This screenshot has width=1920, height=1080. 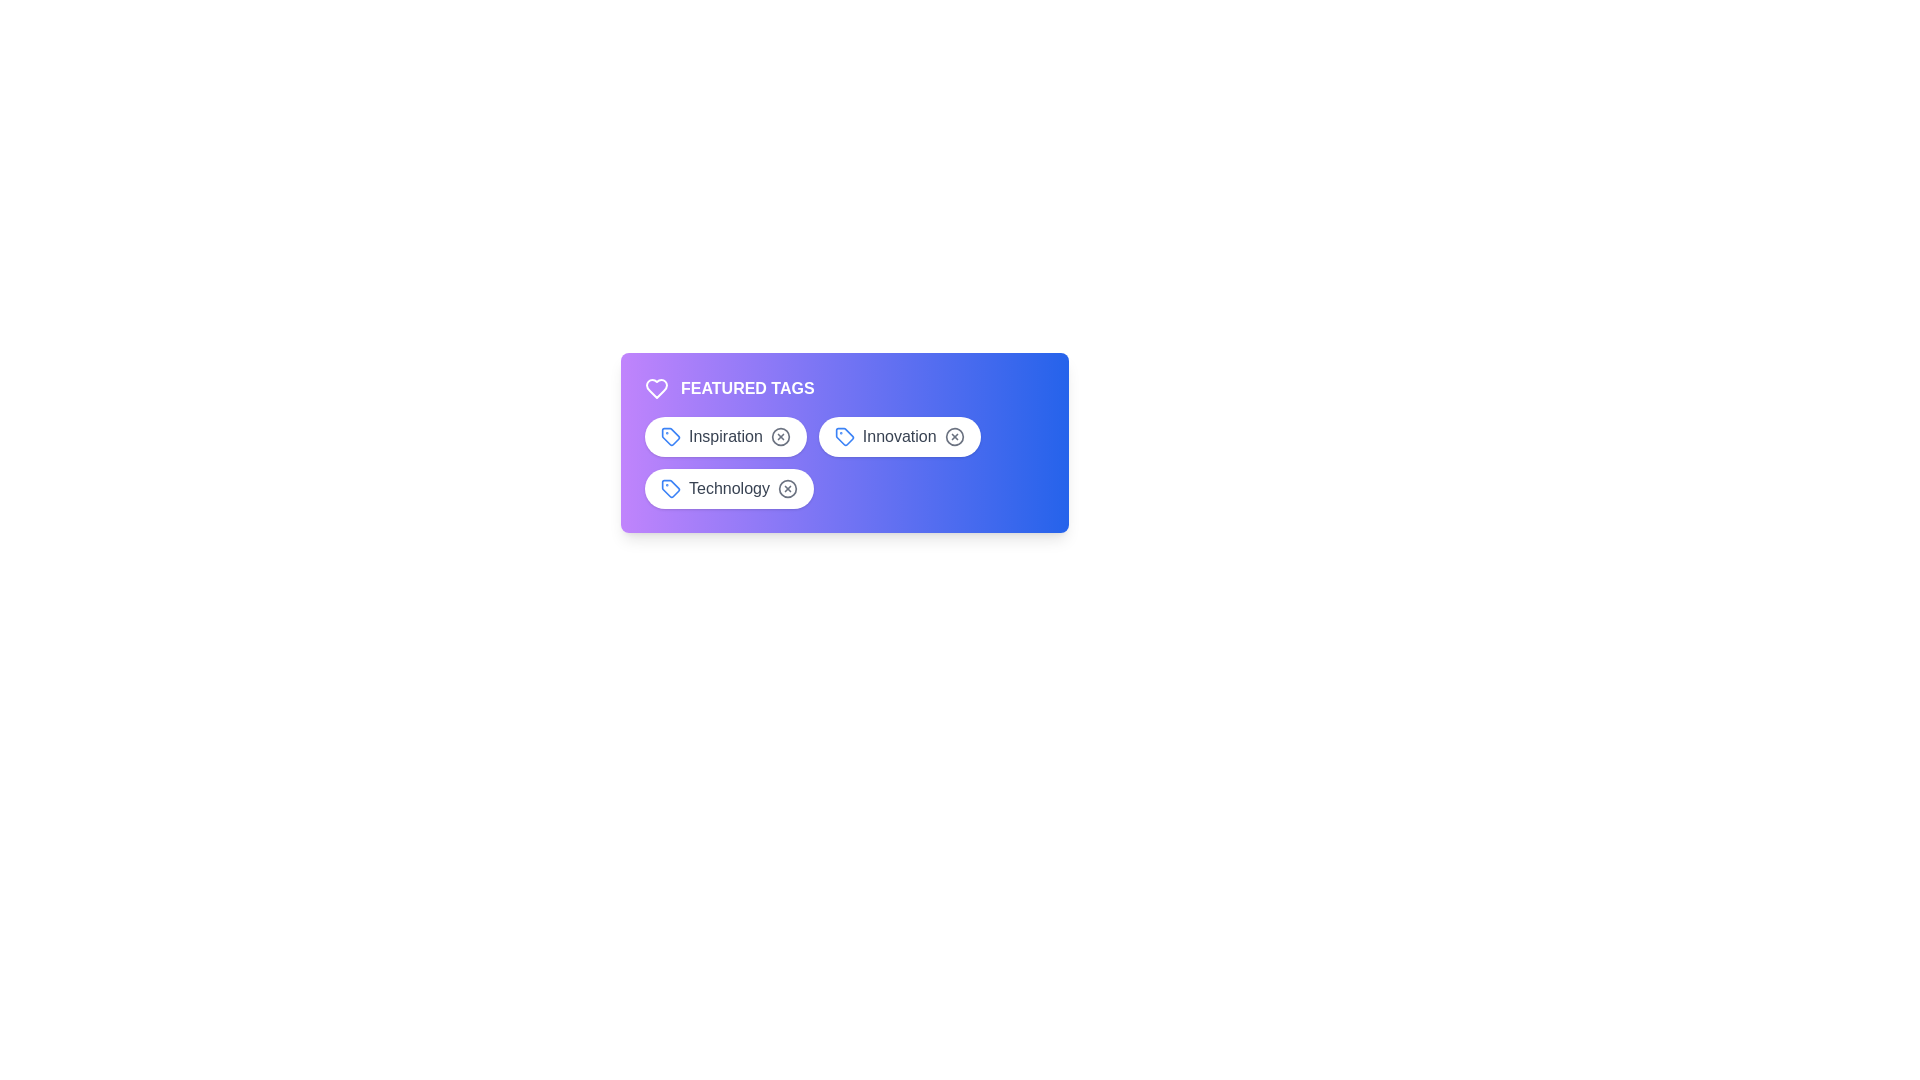 What do you see at coordinates (724, 435) in the screenshot?
I see `the text label displaying 'Inspiration' in a medium, gray font style, which is positioned within a rounded white tag with a shadow effect in the top-left corner of the tag group` at bounding box center [724, 435].